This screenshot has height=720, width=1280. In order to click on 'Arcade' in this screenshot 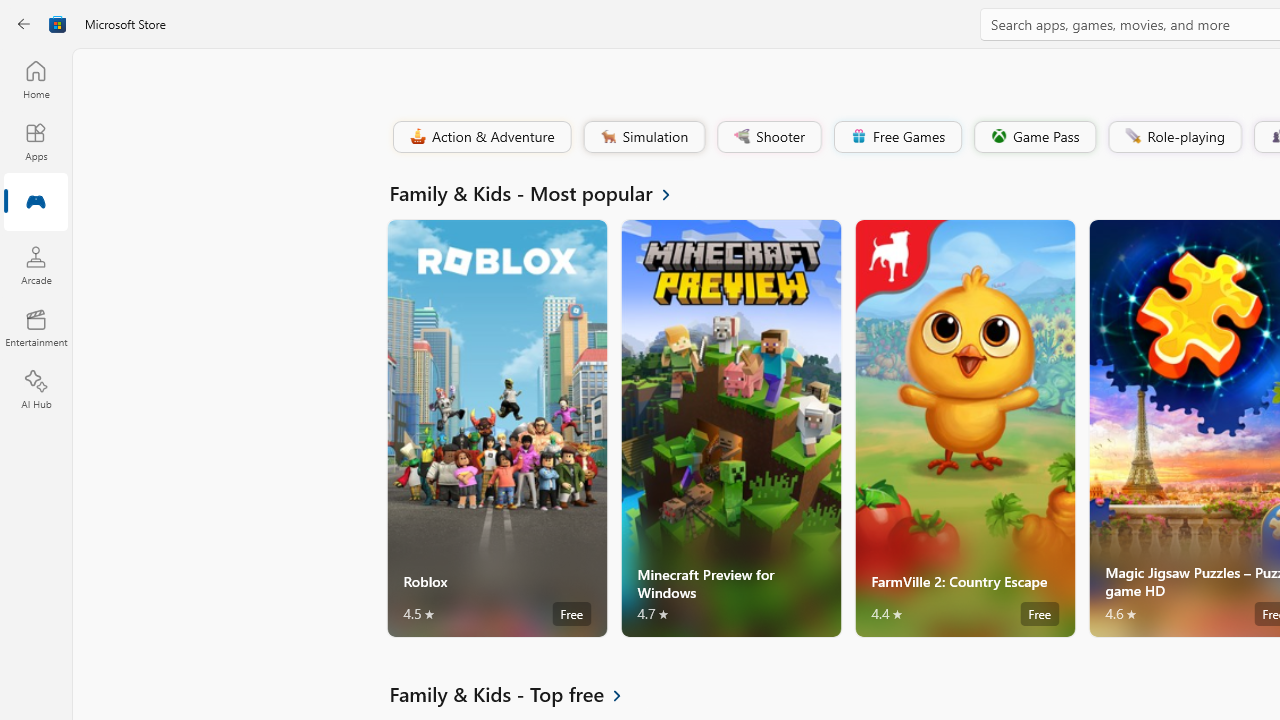, I will do `click(35, 264)`.